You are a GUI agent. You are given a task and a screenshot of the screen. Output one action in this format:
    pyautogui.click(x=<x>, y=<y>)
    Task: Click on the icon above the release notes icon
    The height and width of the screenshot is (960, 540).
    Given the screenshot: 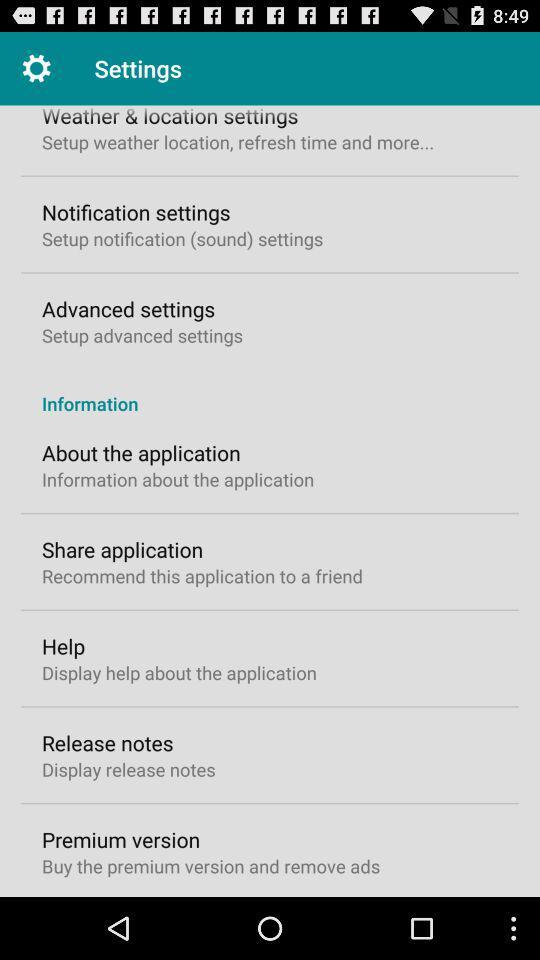 What is the action you would take?
    pyautogui.click(x=179, y=672)
    